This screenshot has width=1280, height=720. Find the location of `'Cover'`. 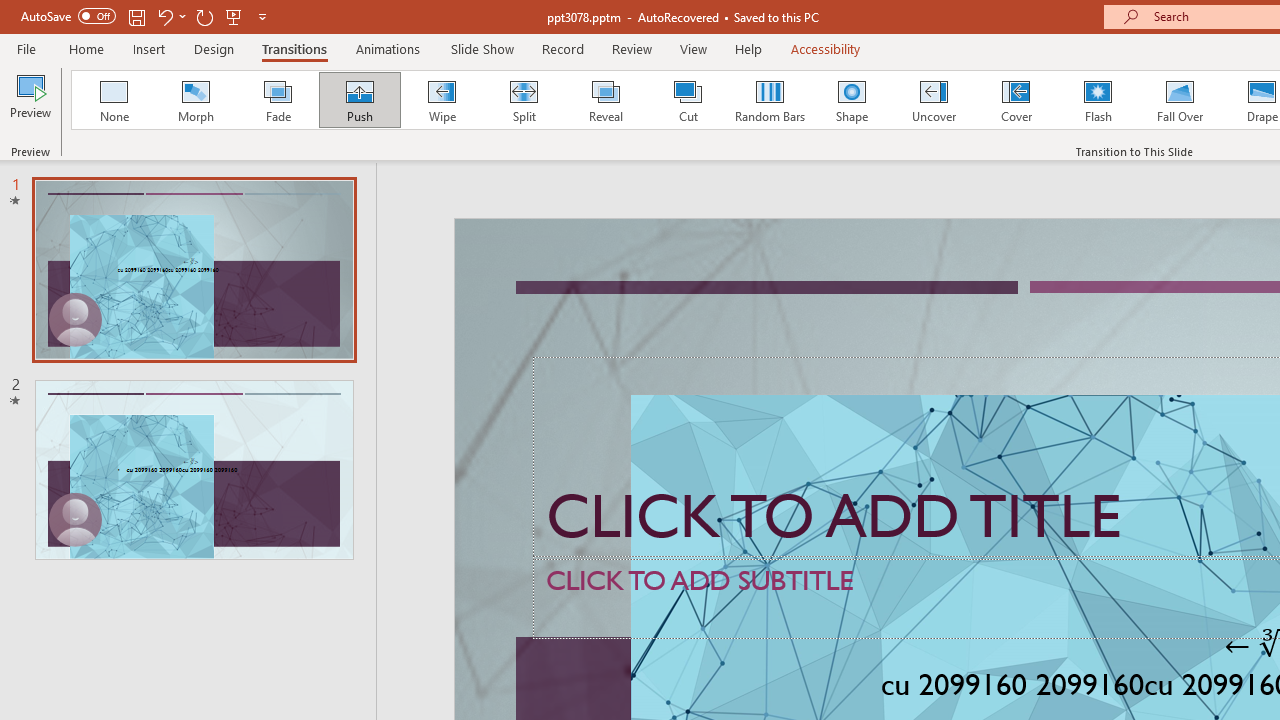

'Cover' is located at coordinates (1016, 100).